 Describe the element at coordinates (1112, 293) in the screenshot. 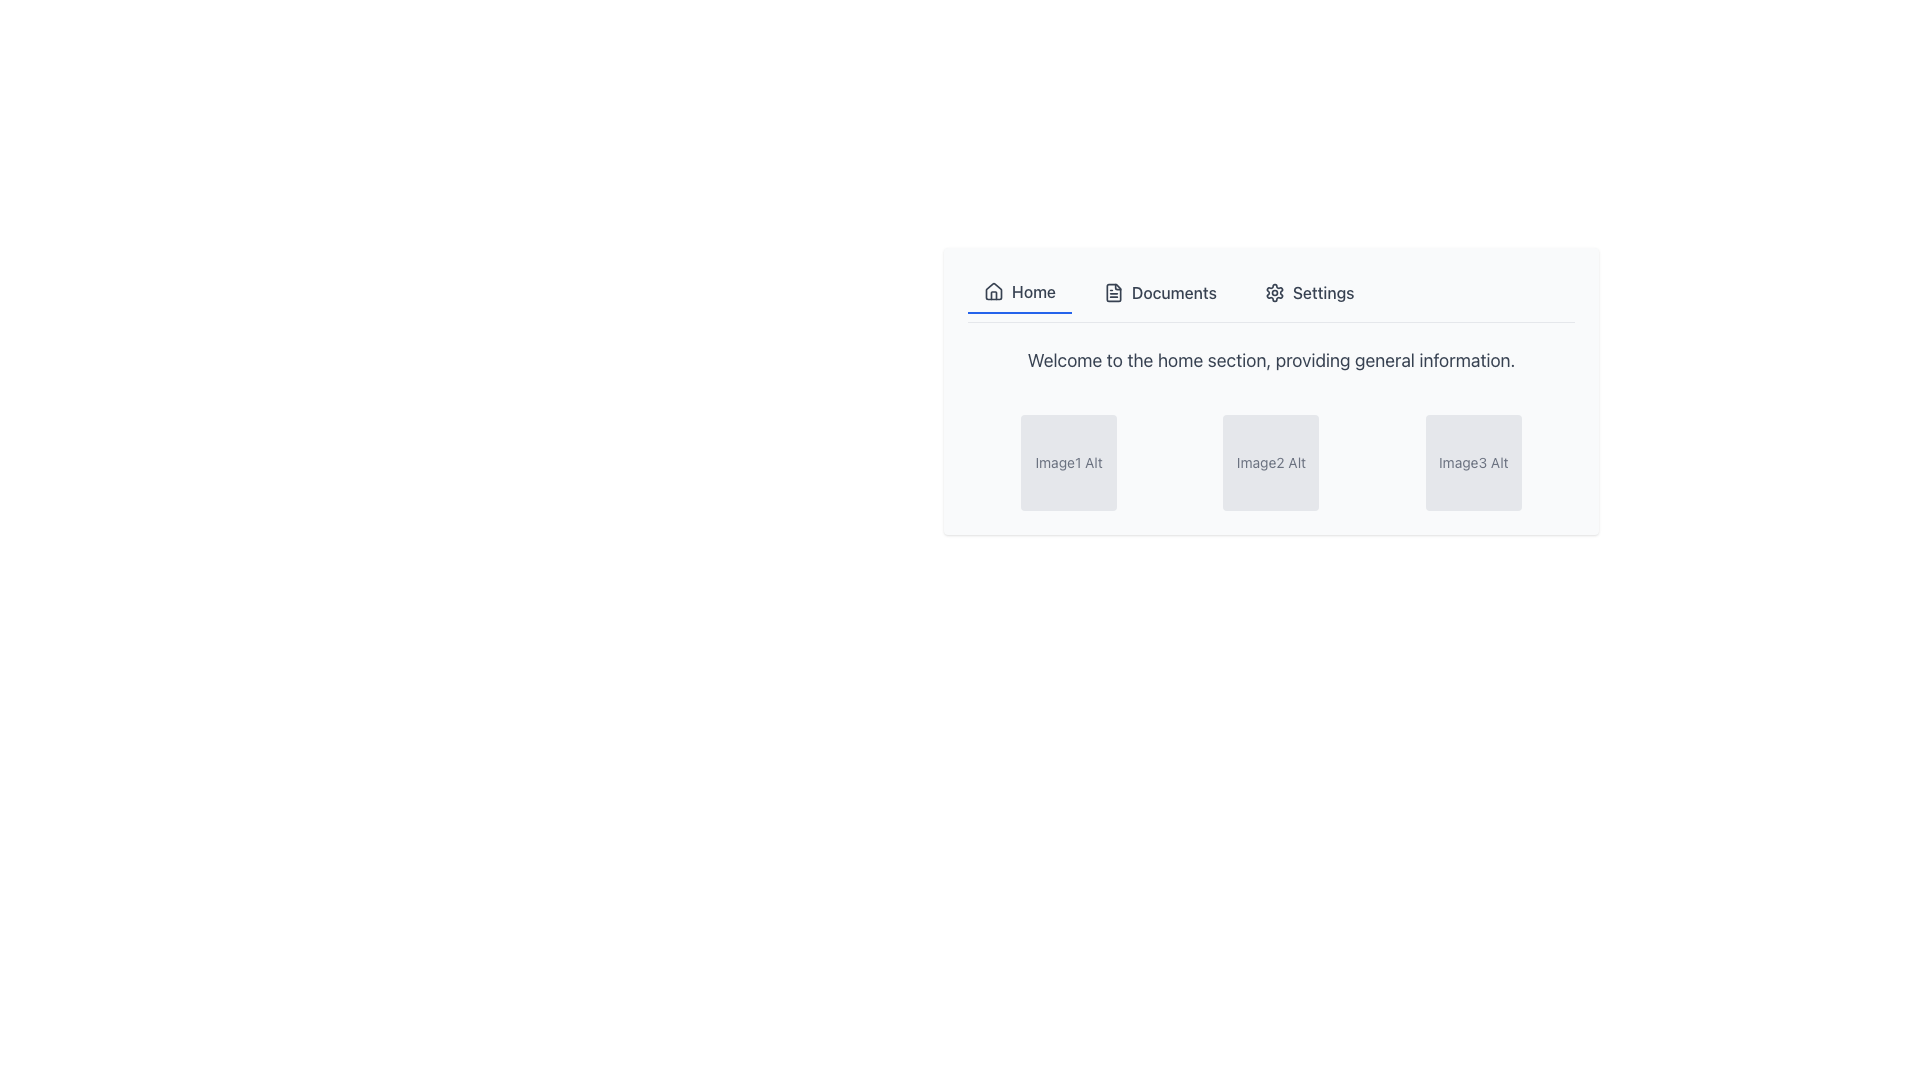

I see `the 'Documents' navigation icon located in the navigation bar, positioned as the second icon between 'Home' and 'Settings'` at that location.